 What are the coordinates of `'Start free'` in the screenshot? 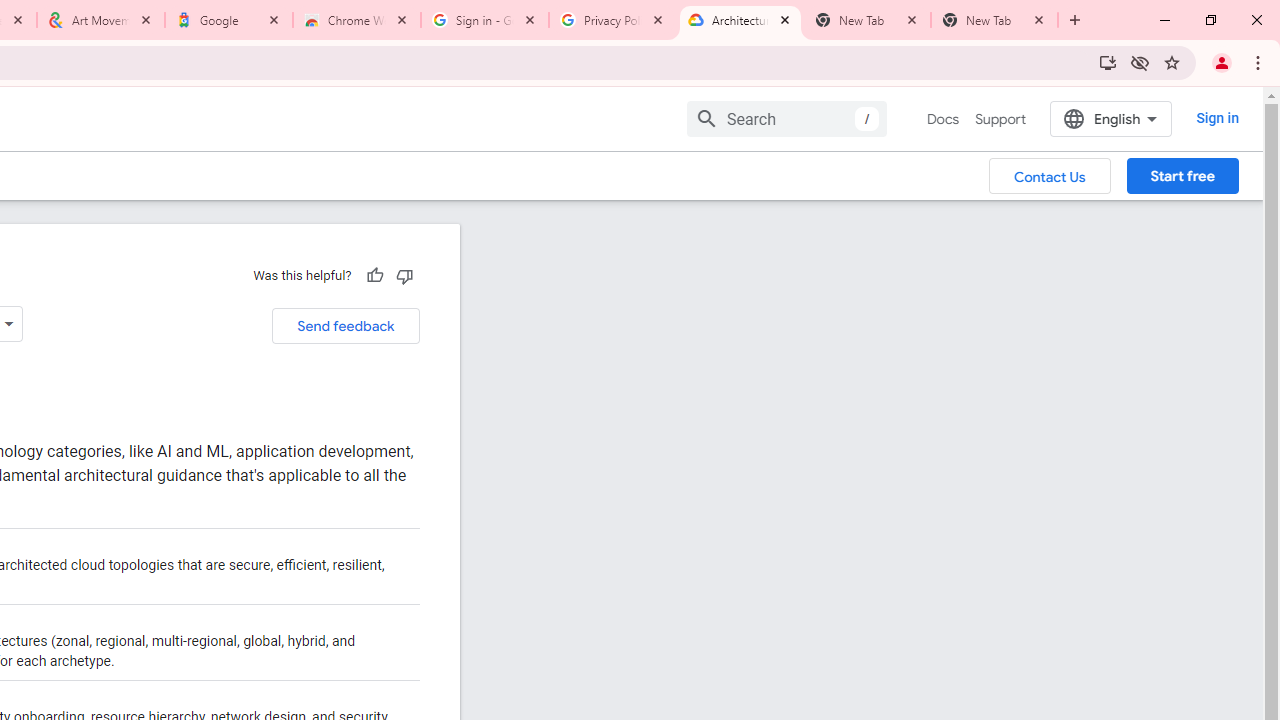 It's located at (1182, 174).